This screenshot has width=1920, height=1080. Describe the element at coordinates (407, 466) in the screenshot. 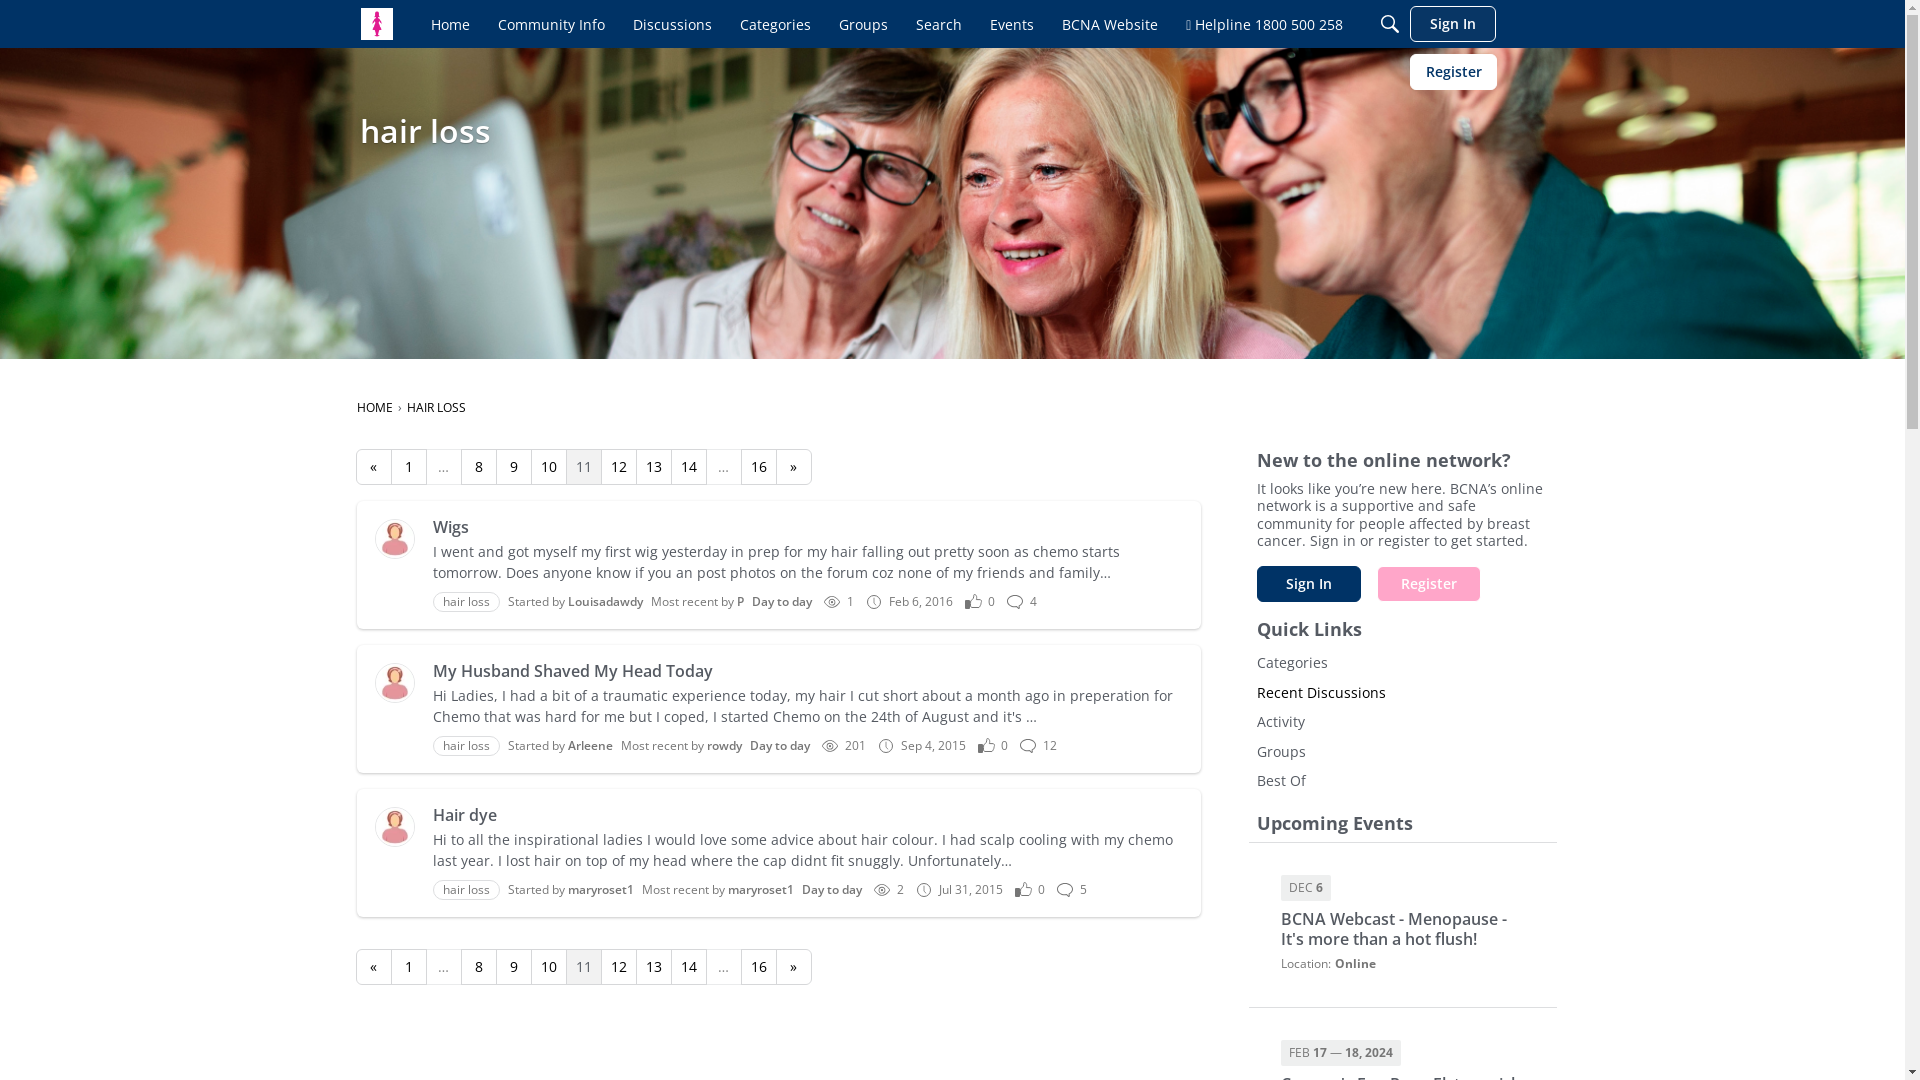

I see `'1'` at that location.